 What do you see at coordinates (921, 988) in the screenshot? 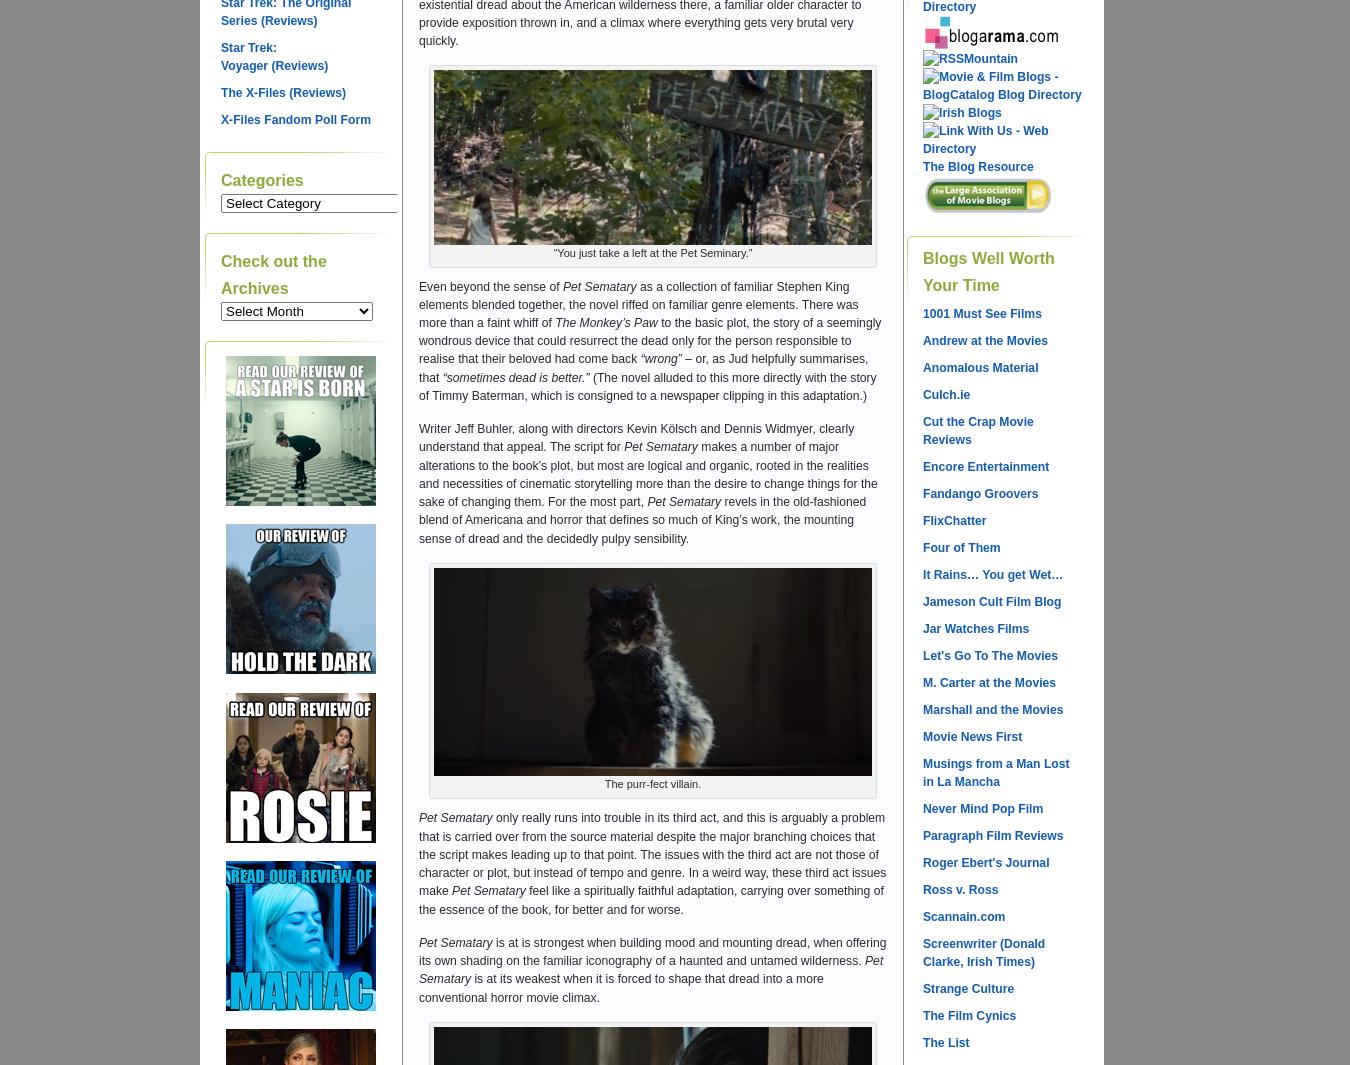
I see `'Strange Culture'` at bounding box center [921, 988].